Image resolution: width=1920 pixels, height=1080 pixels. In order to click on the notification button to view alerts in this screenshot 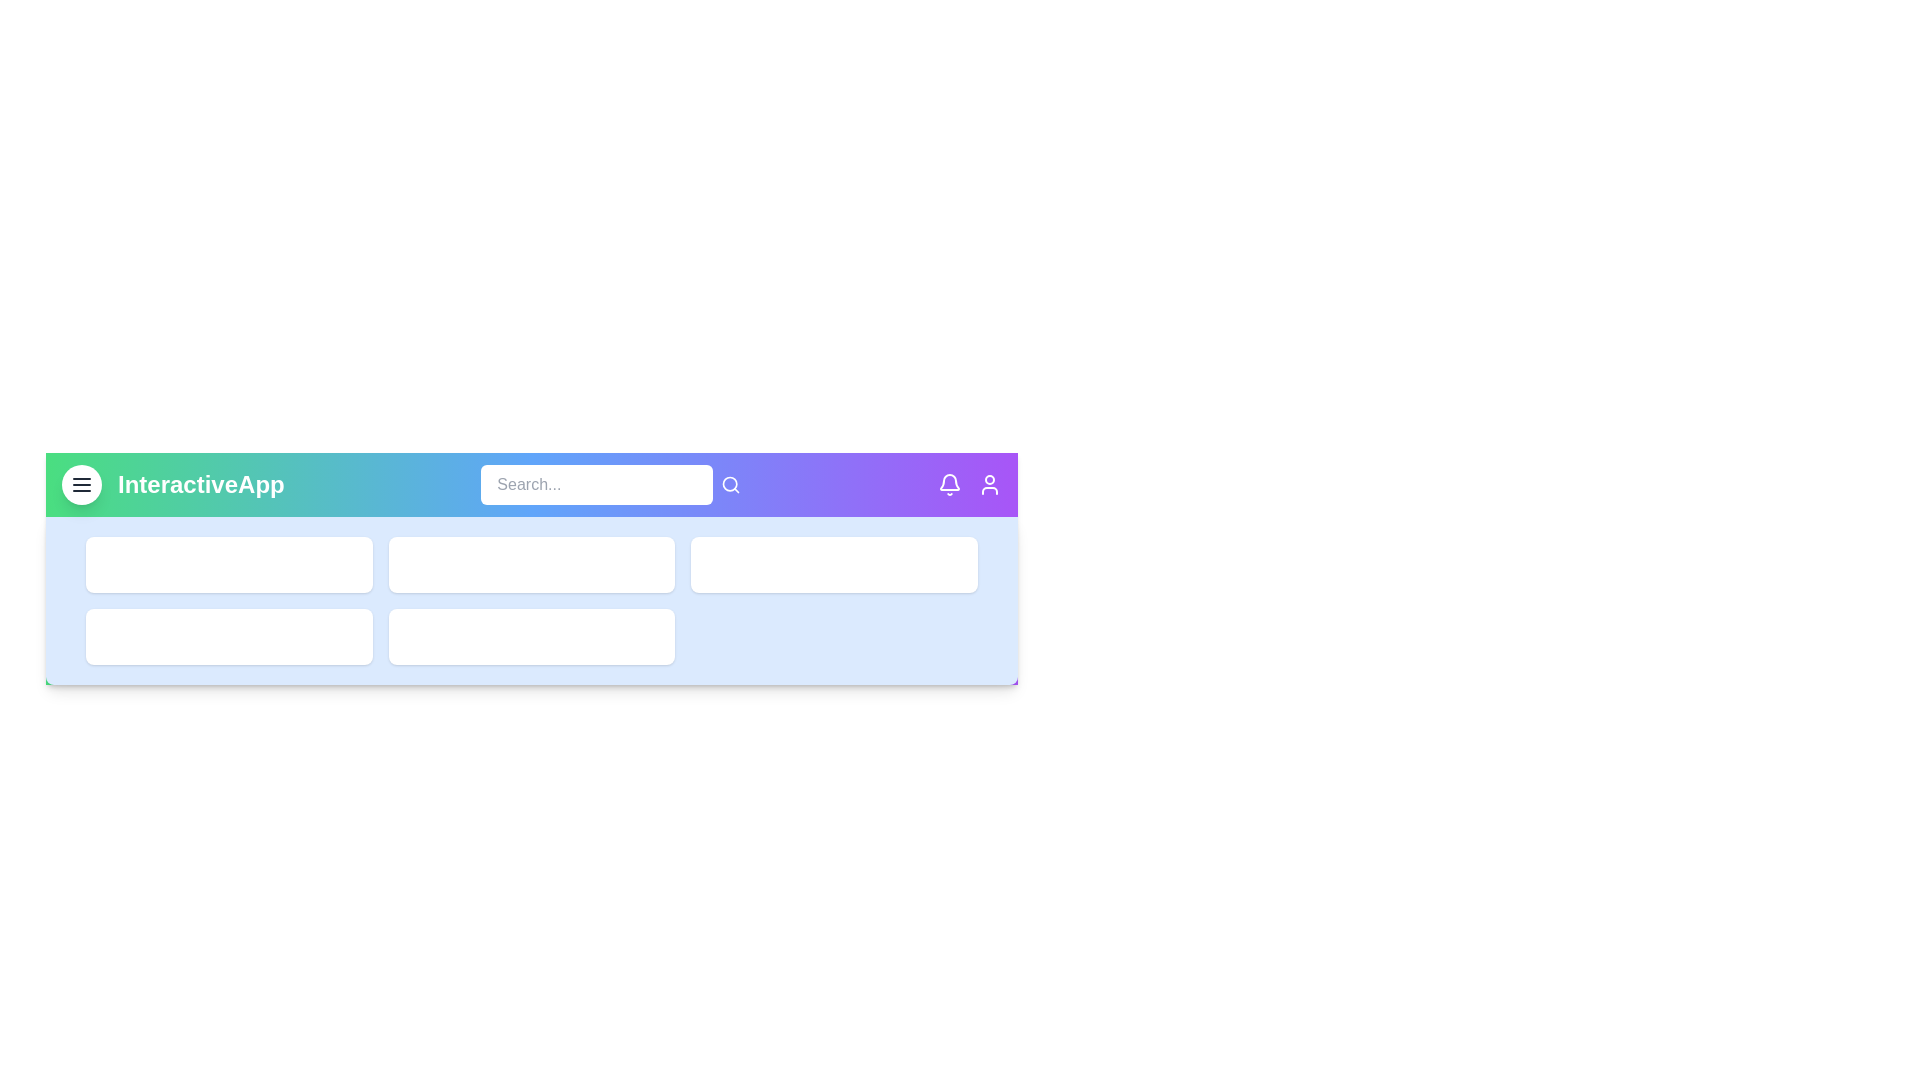, I will do `click(949, 485)`.